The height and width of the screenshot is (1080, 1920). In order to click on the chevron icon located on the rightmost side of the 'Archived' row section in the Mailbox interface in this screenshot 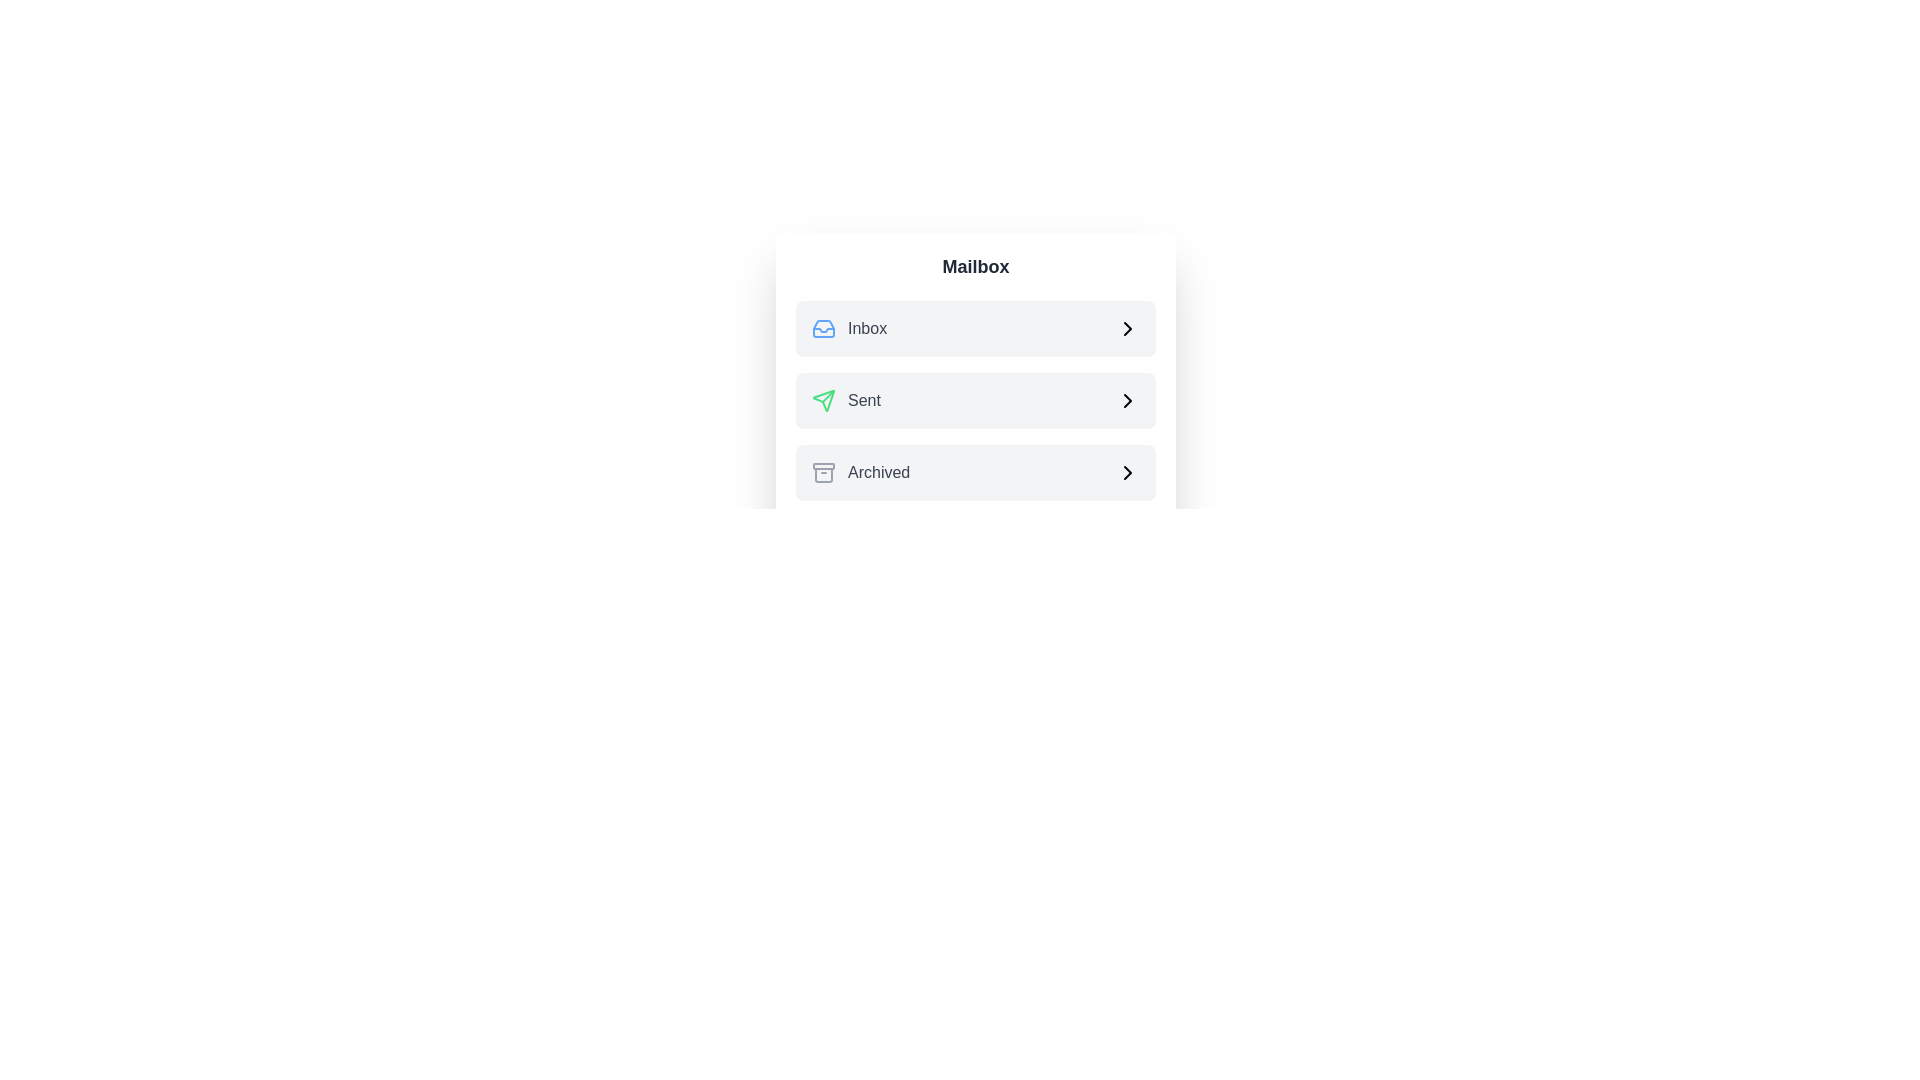, I will do `click(1128, 473)`.